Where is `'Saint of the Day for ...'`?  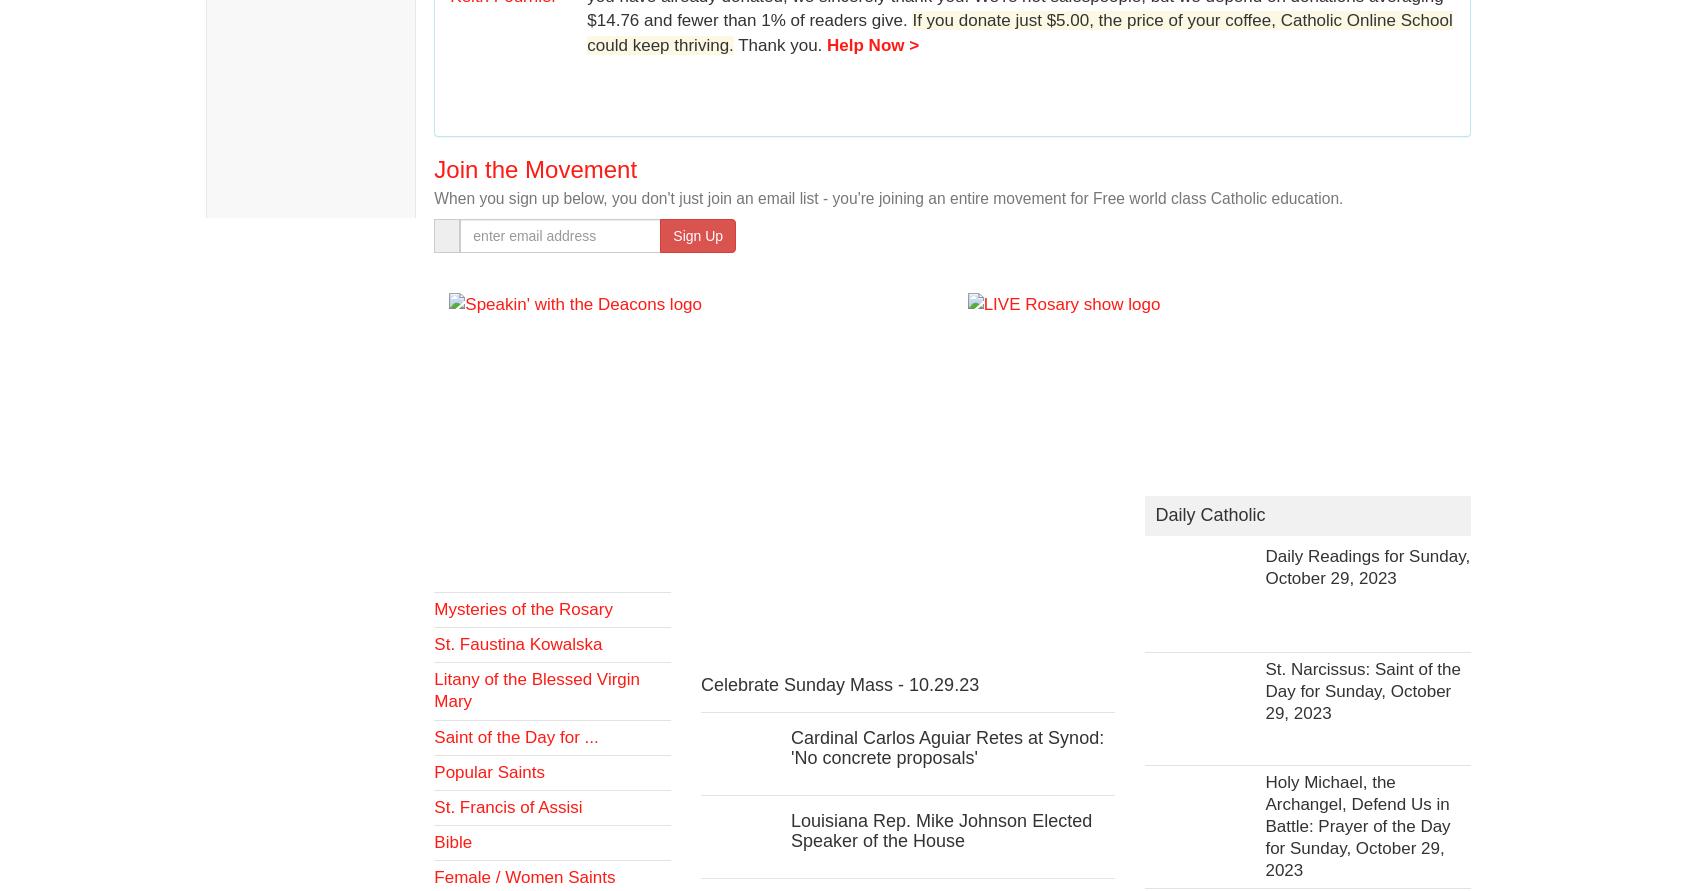 'Saint of the Day for ...' is located at coordinates (432, 736).